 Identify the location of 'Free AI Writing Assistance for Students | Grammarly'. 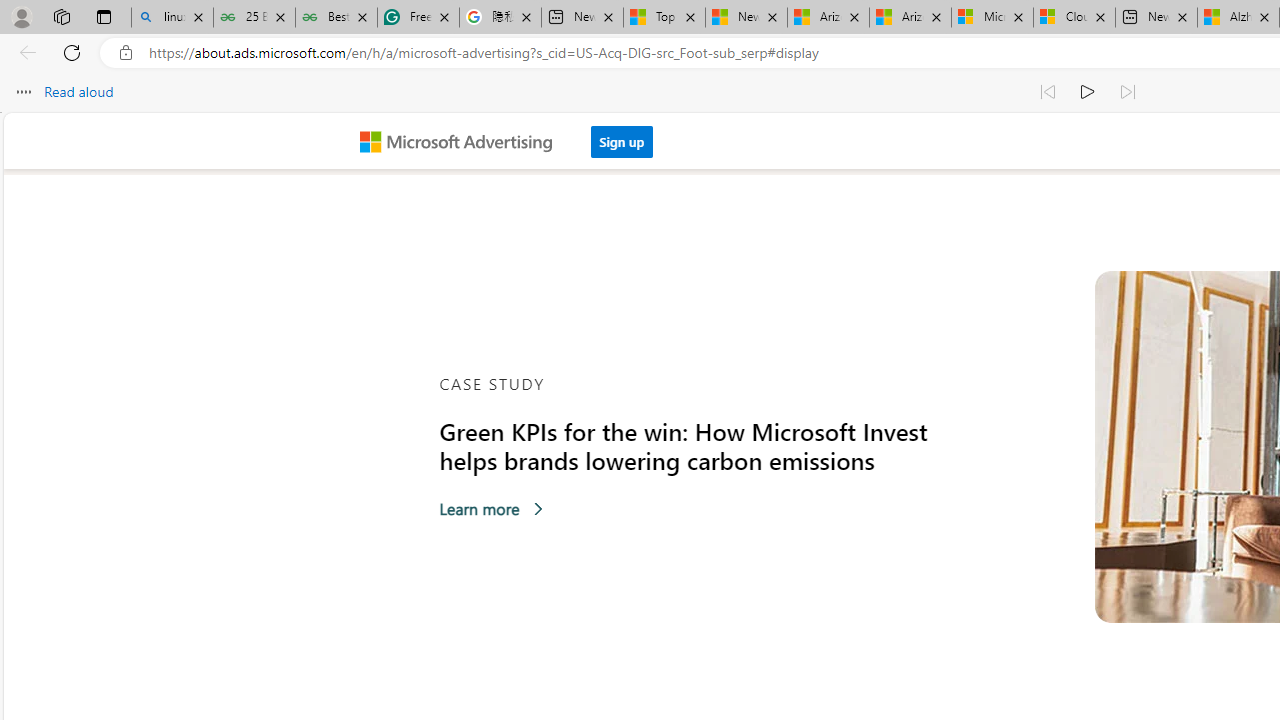
(417, 17).